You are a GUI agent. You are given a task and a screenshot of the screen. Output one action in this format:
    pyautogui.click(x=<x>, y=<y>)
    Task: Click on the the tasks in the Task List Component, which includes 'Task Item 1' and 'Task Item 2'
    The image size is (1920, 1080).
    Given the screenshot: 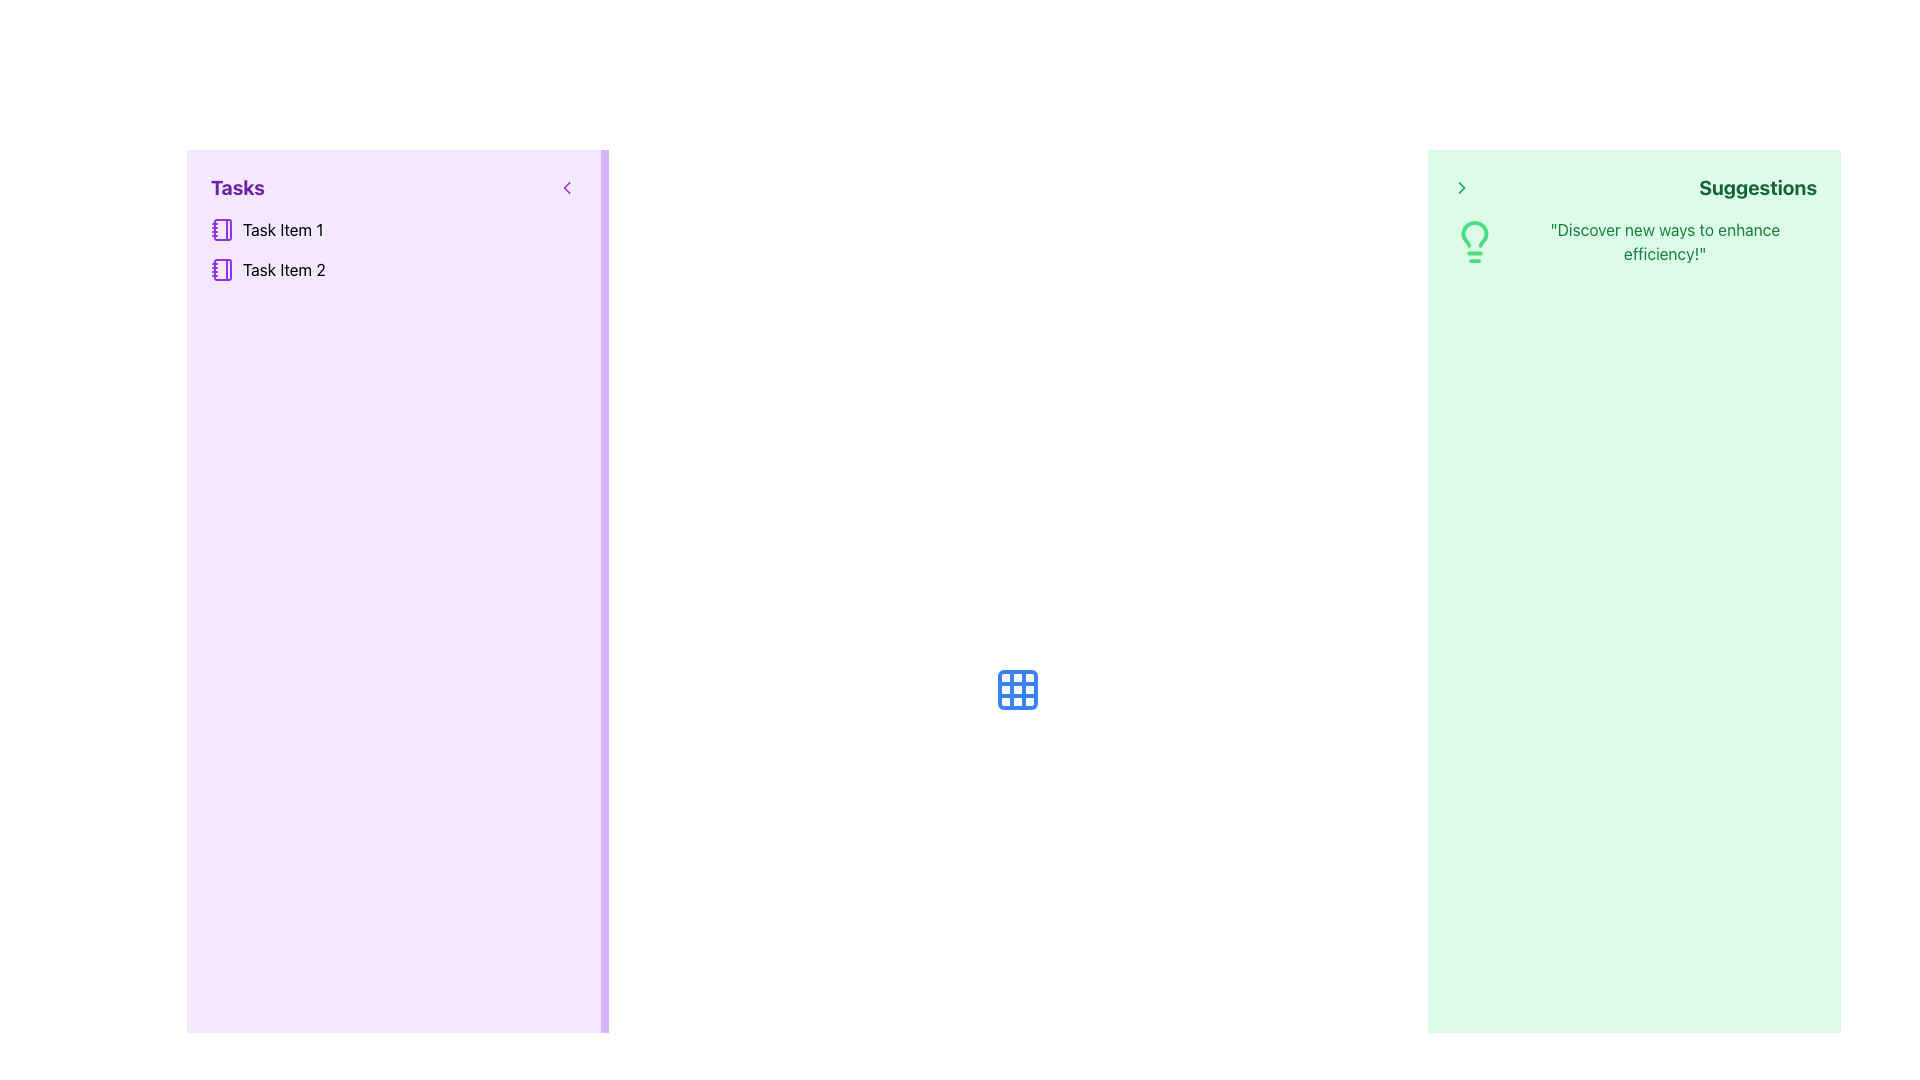 What is the action you would take?
    pyautogui.click(x=393, y=249)
    